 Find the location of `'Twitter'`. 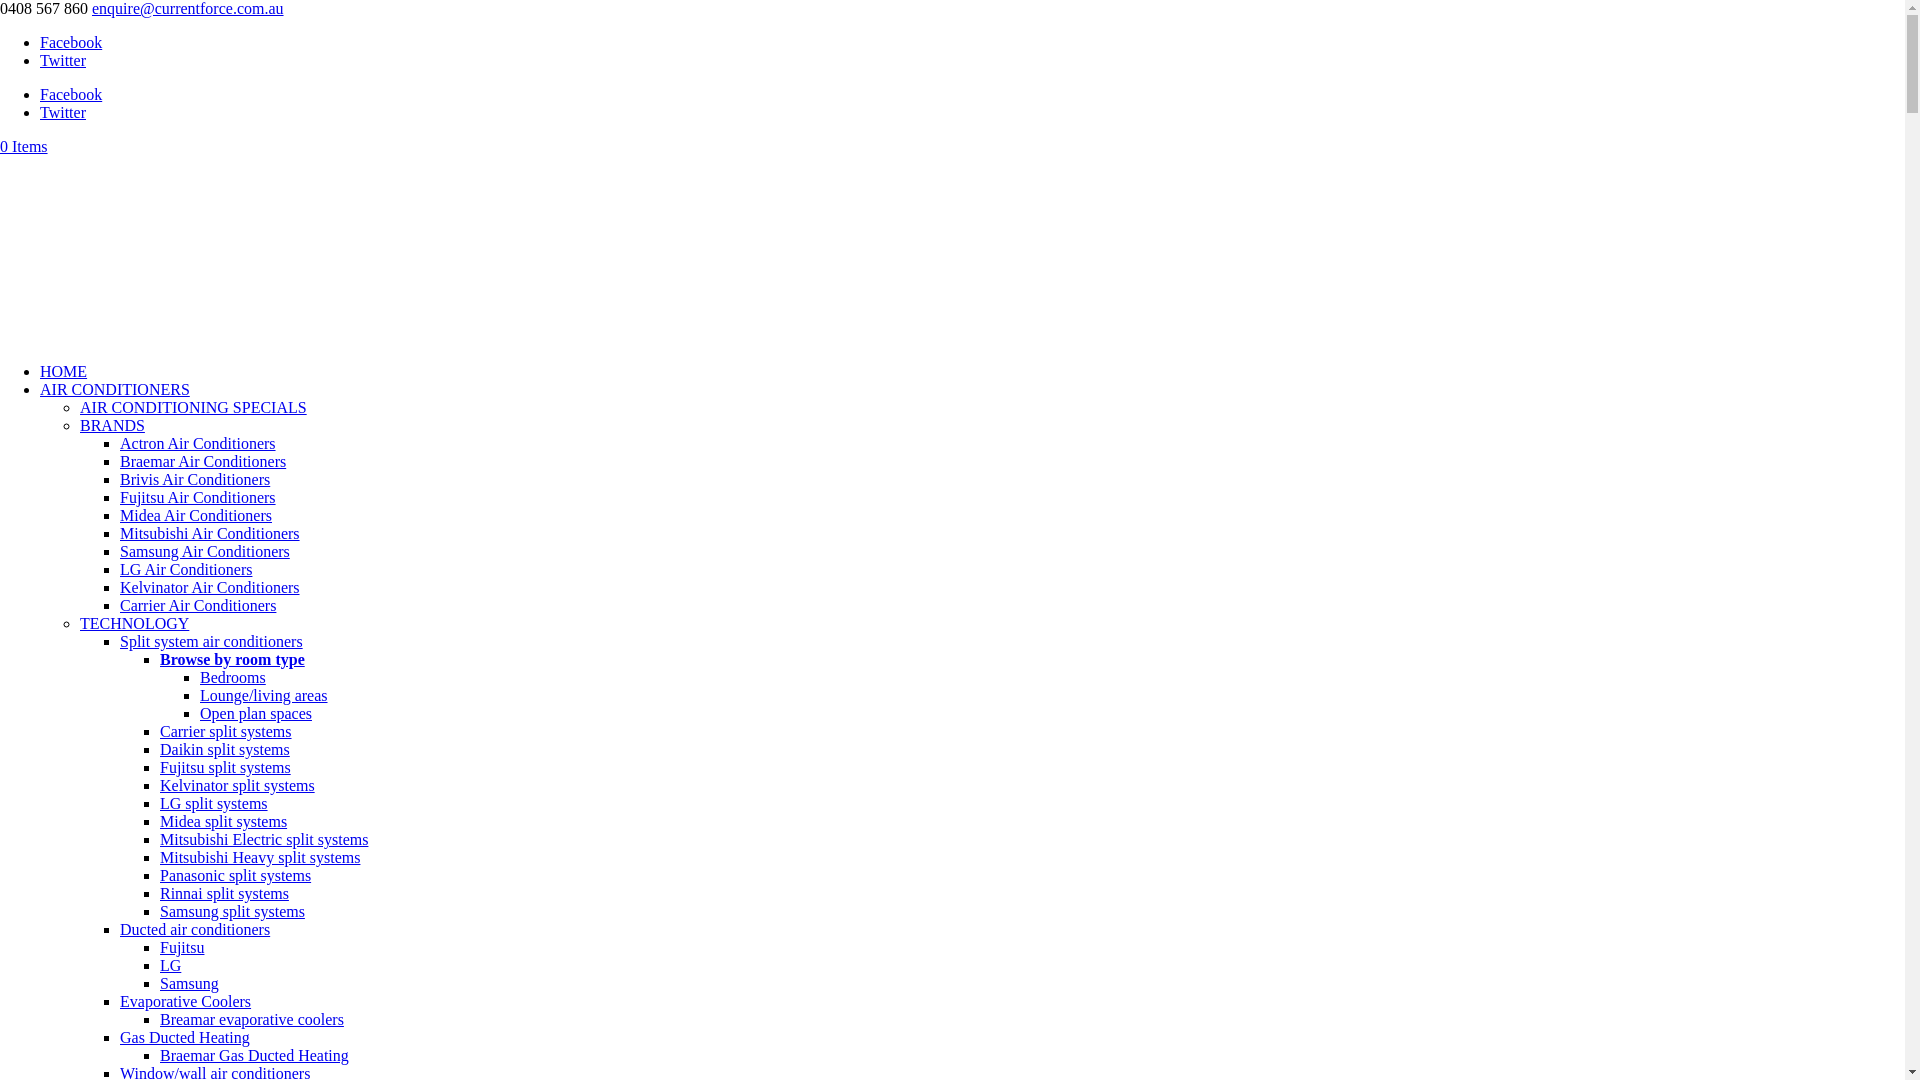

'Twitter' is located at coordinates (62, 112).